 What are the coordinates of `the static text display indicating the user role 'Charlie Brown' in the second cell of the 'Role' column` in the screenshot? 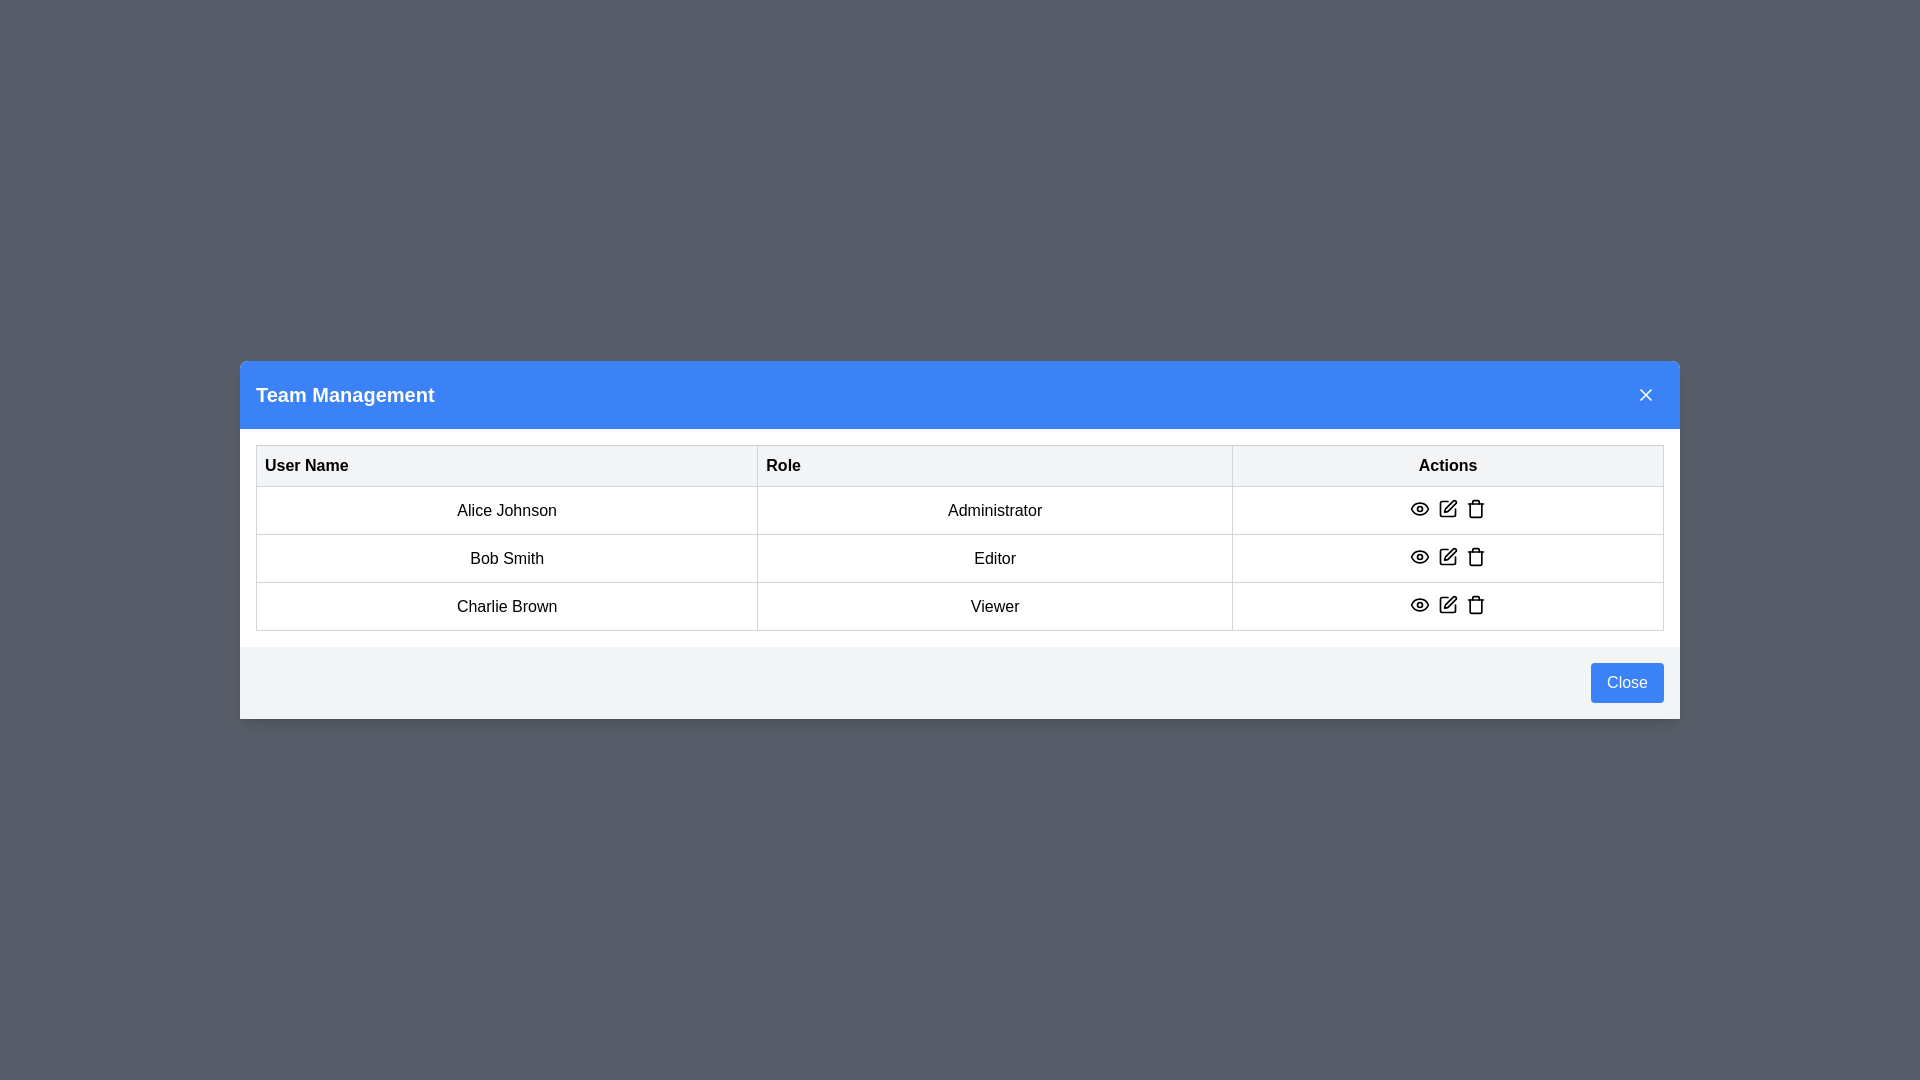 It's located at (995, 605).